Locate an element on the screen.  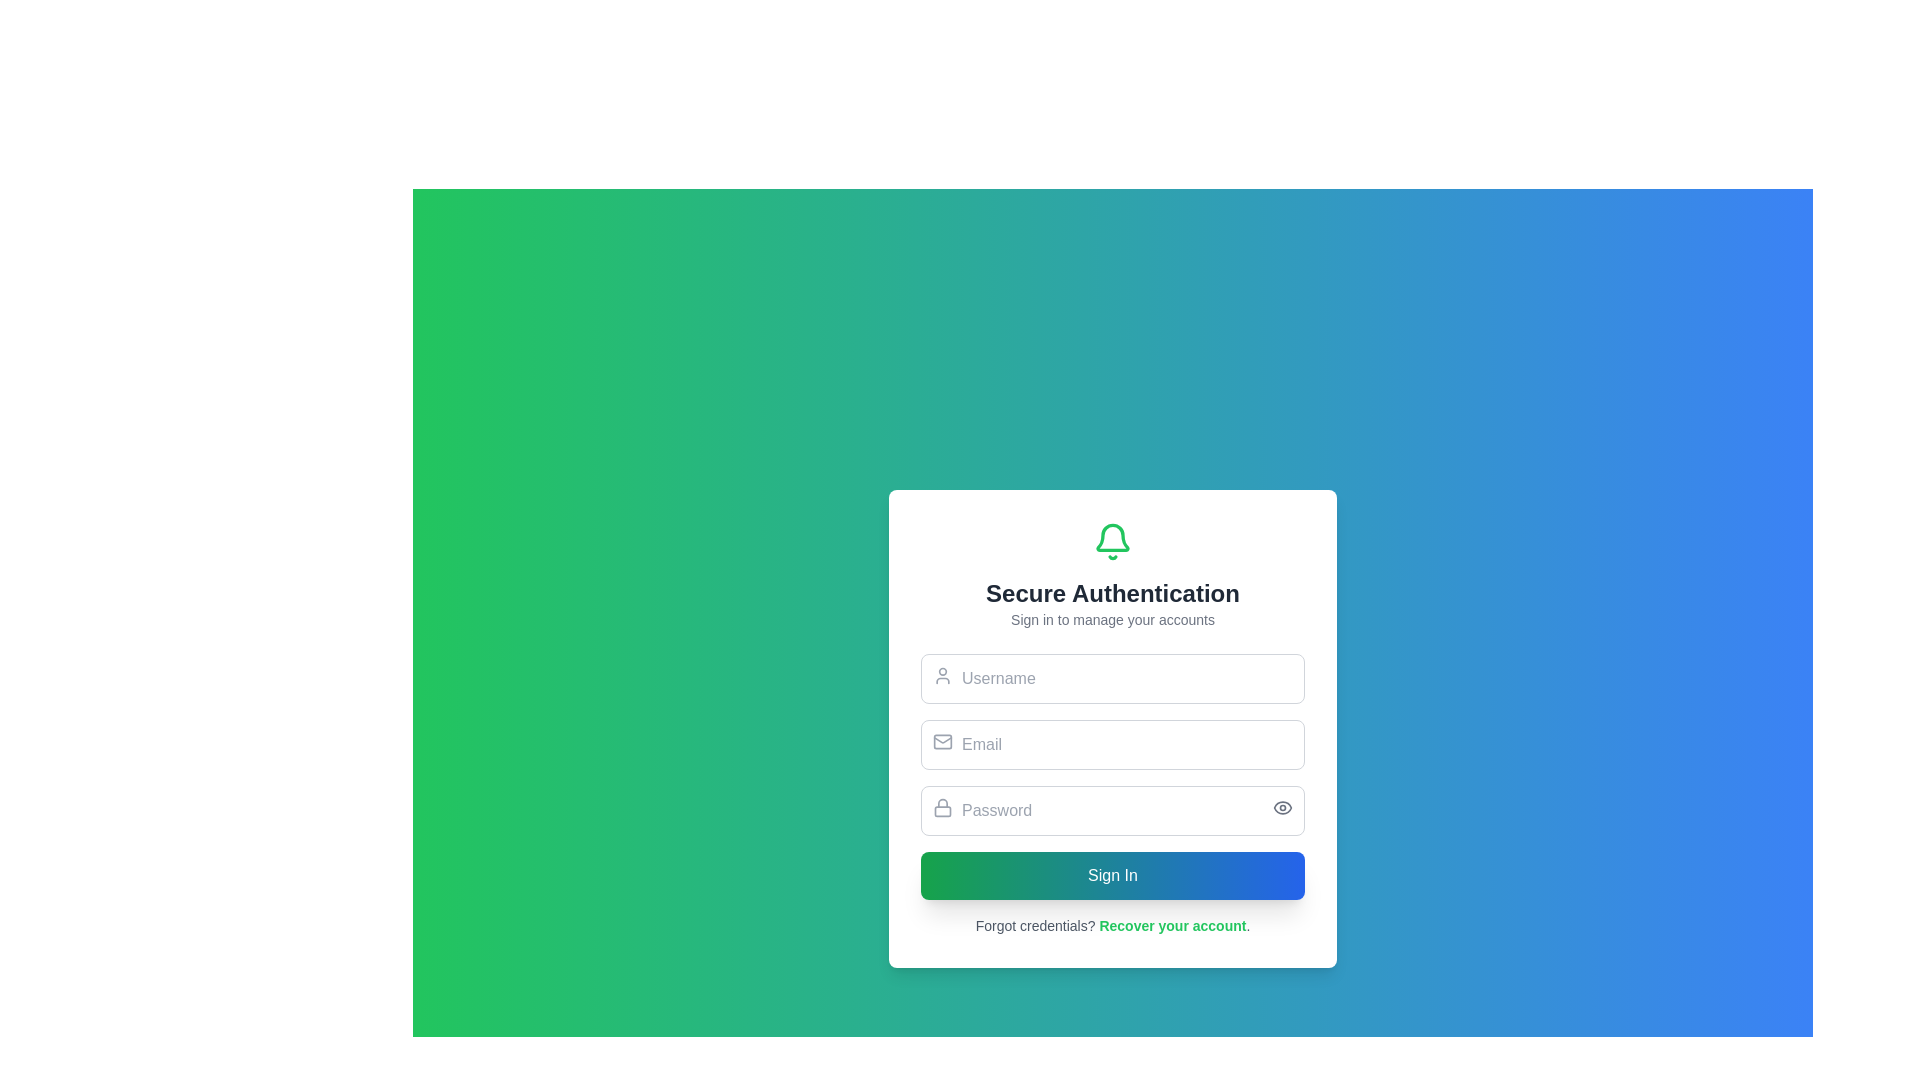
to select the email input field located below the 'Username' field and above the 'Password' field in the Secure Authentication form is located at coordinates (1112, 729).